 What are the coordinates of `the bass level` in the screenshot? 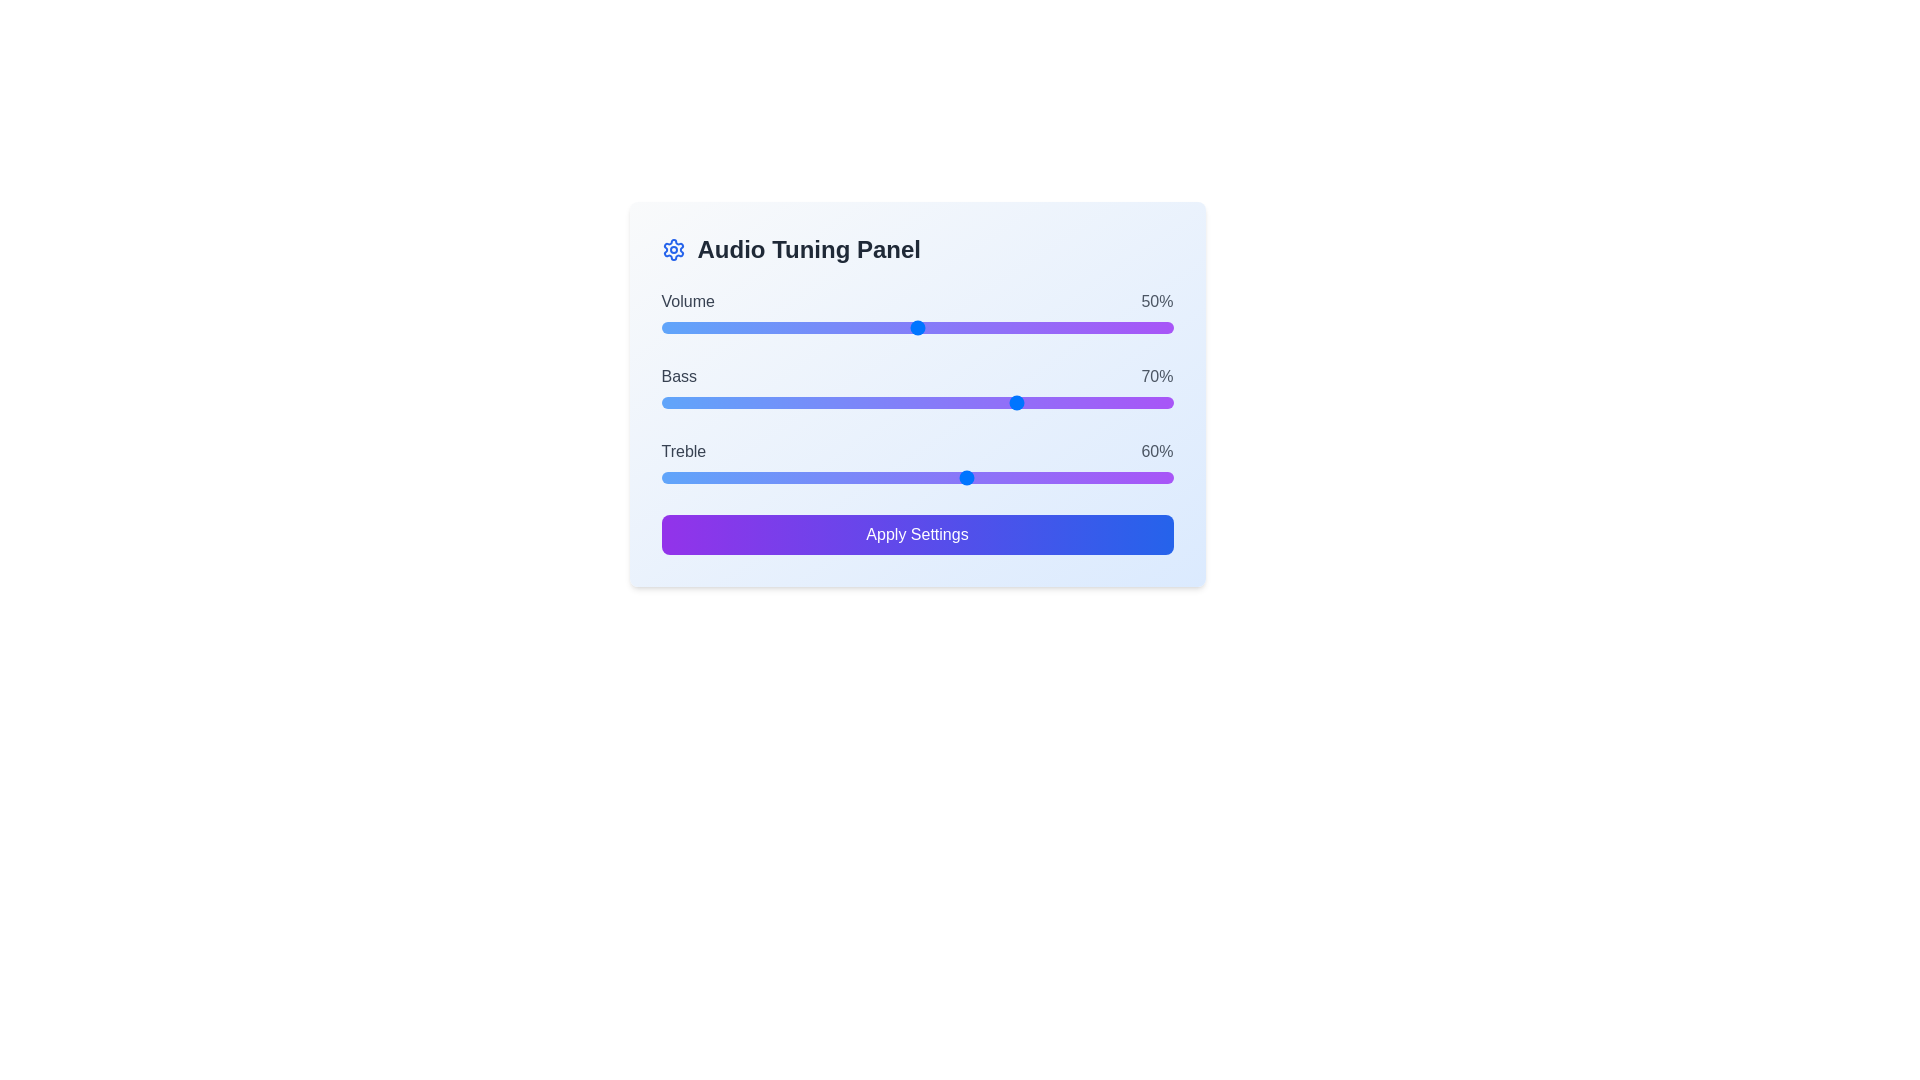 It's located at (752, 402).